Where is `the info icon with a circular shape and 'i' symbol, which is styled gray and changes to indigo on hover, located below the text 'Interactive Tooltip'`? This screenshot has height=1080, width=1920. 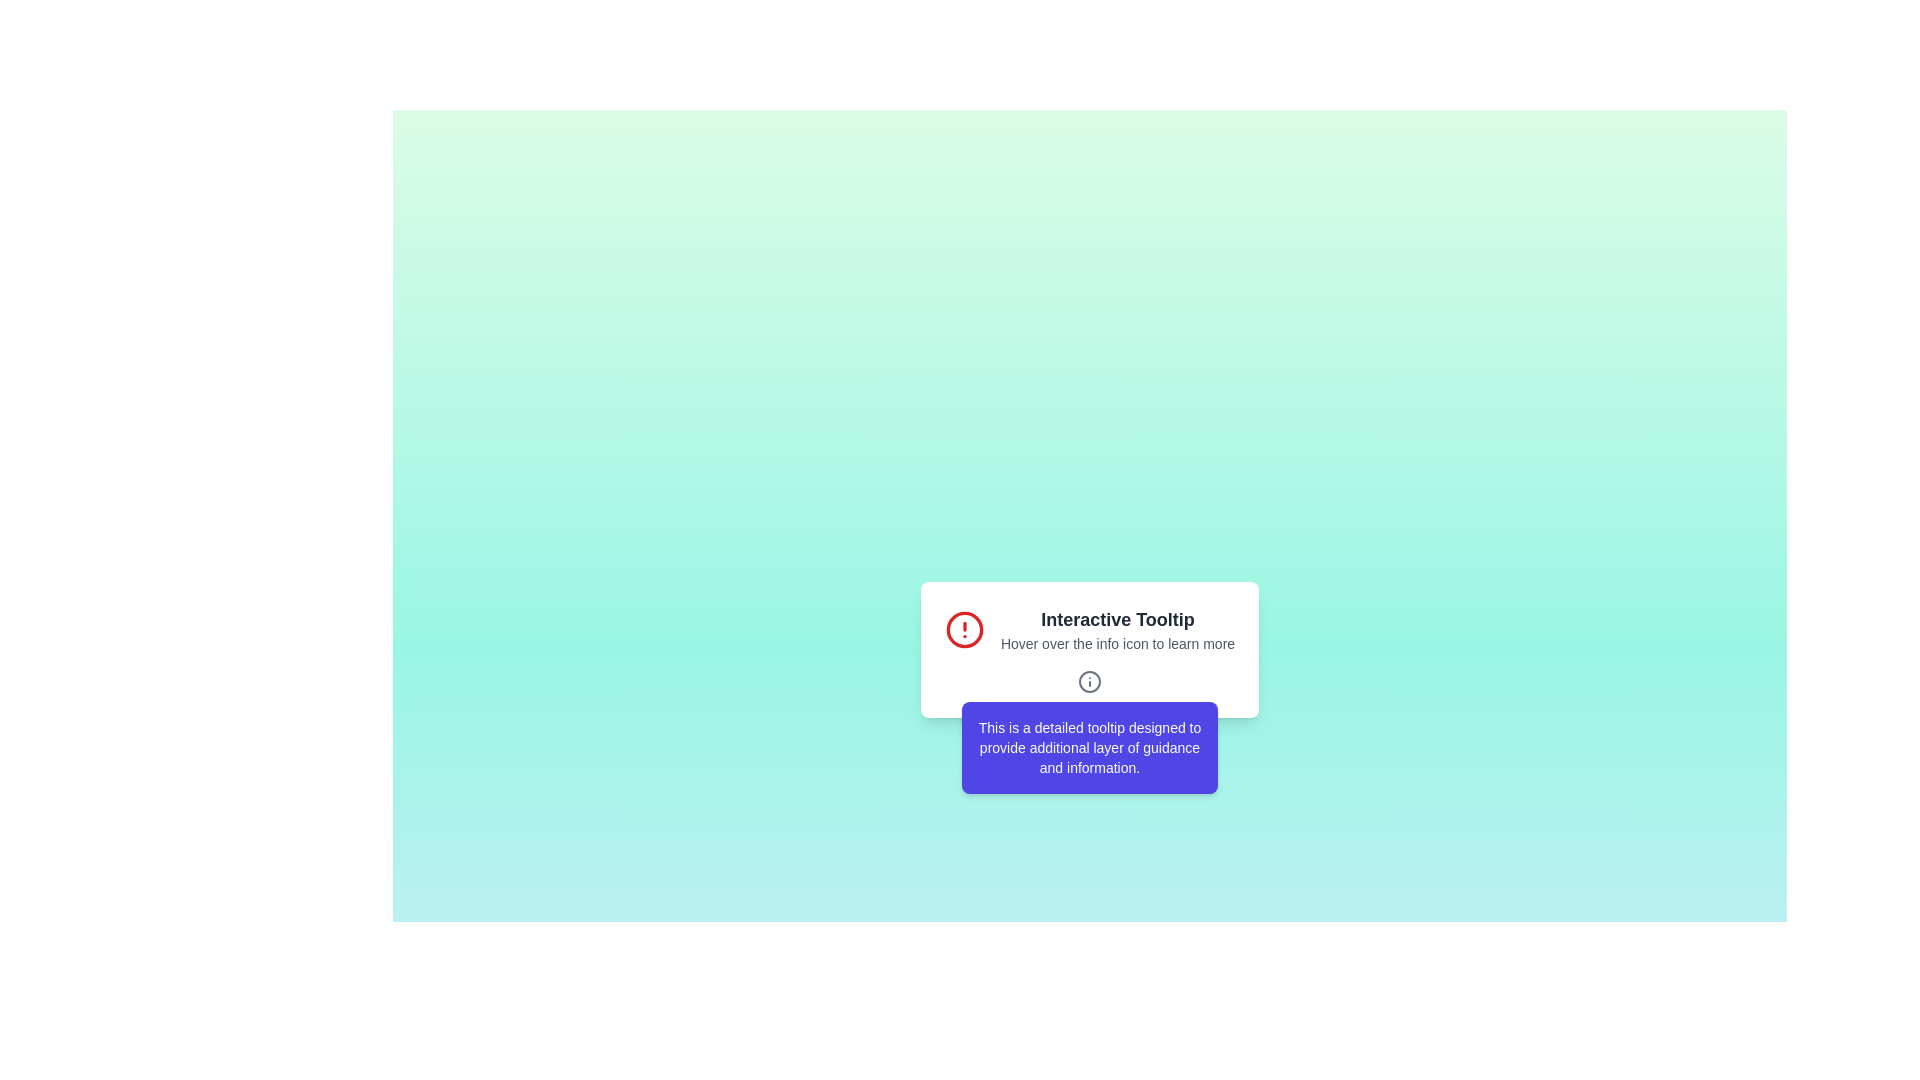
the info icon with a circular shape and 'i' symbol, which is styled gray and changes to indigo on hover, located below the text 'Interactive Tooltip' is located at coordinates (1088, 681).